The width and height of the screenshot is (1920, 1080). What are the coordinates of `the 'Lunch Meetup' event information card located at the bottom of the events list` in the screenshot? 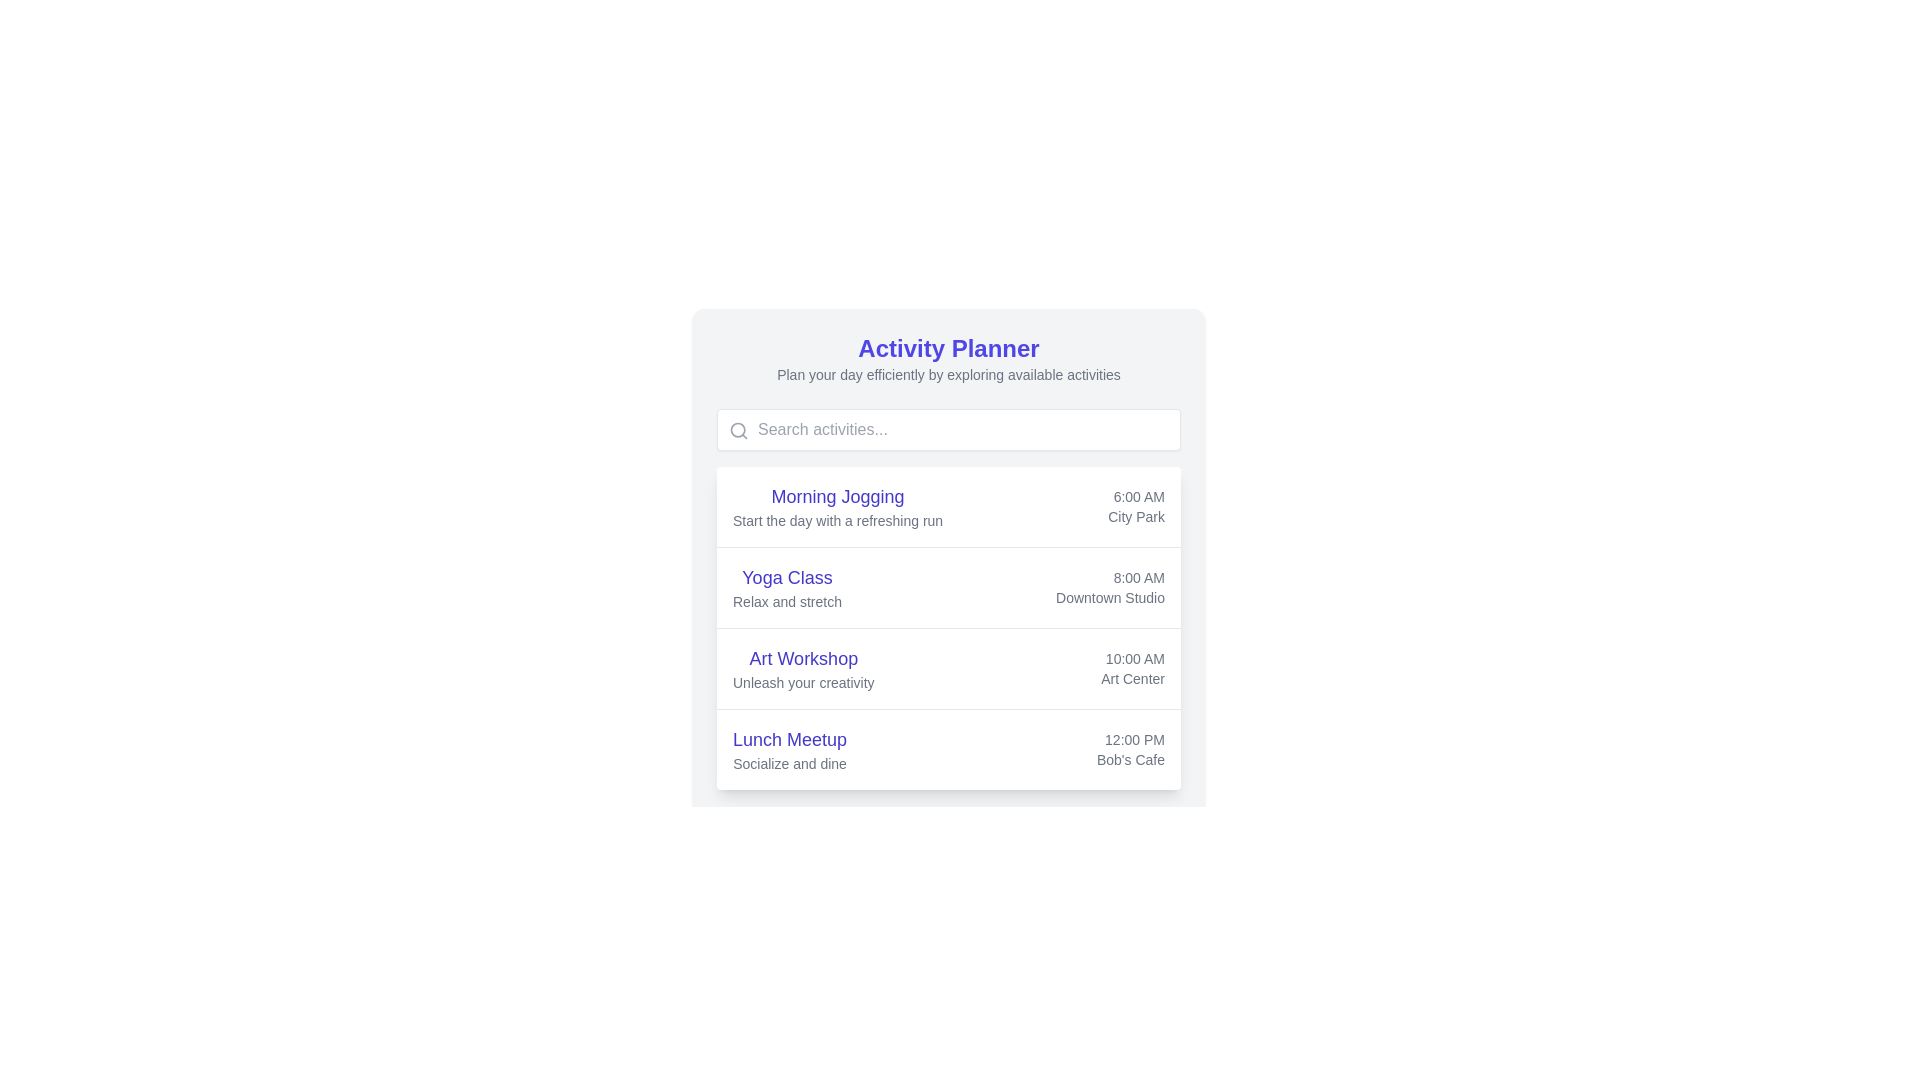 It's located at (948, 749).